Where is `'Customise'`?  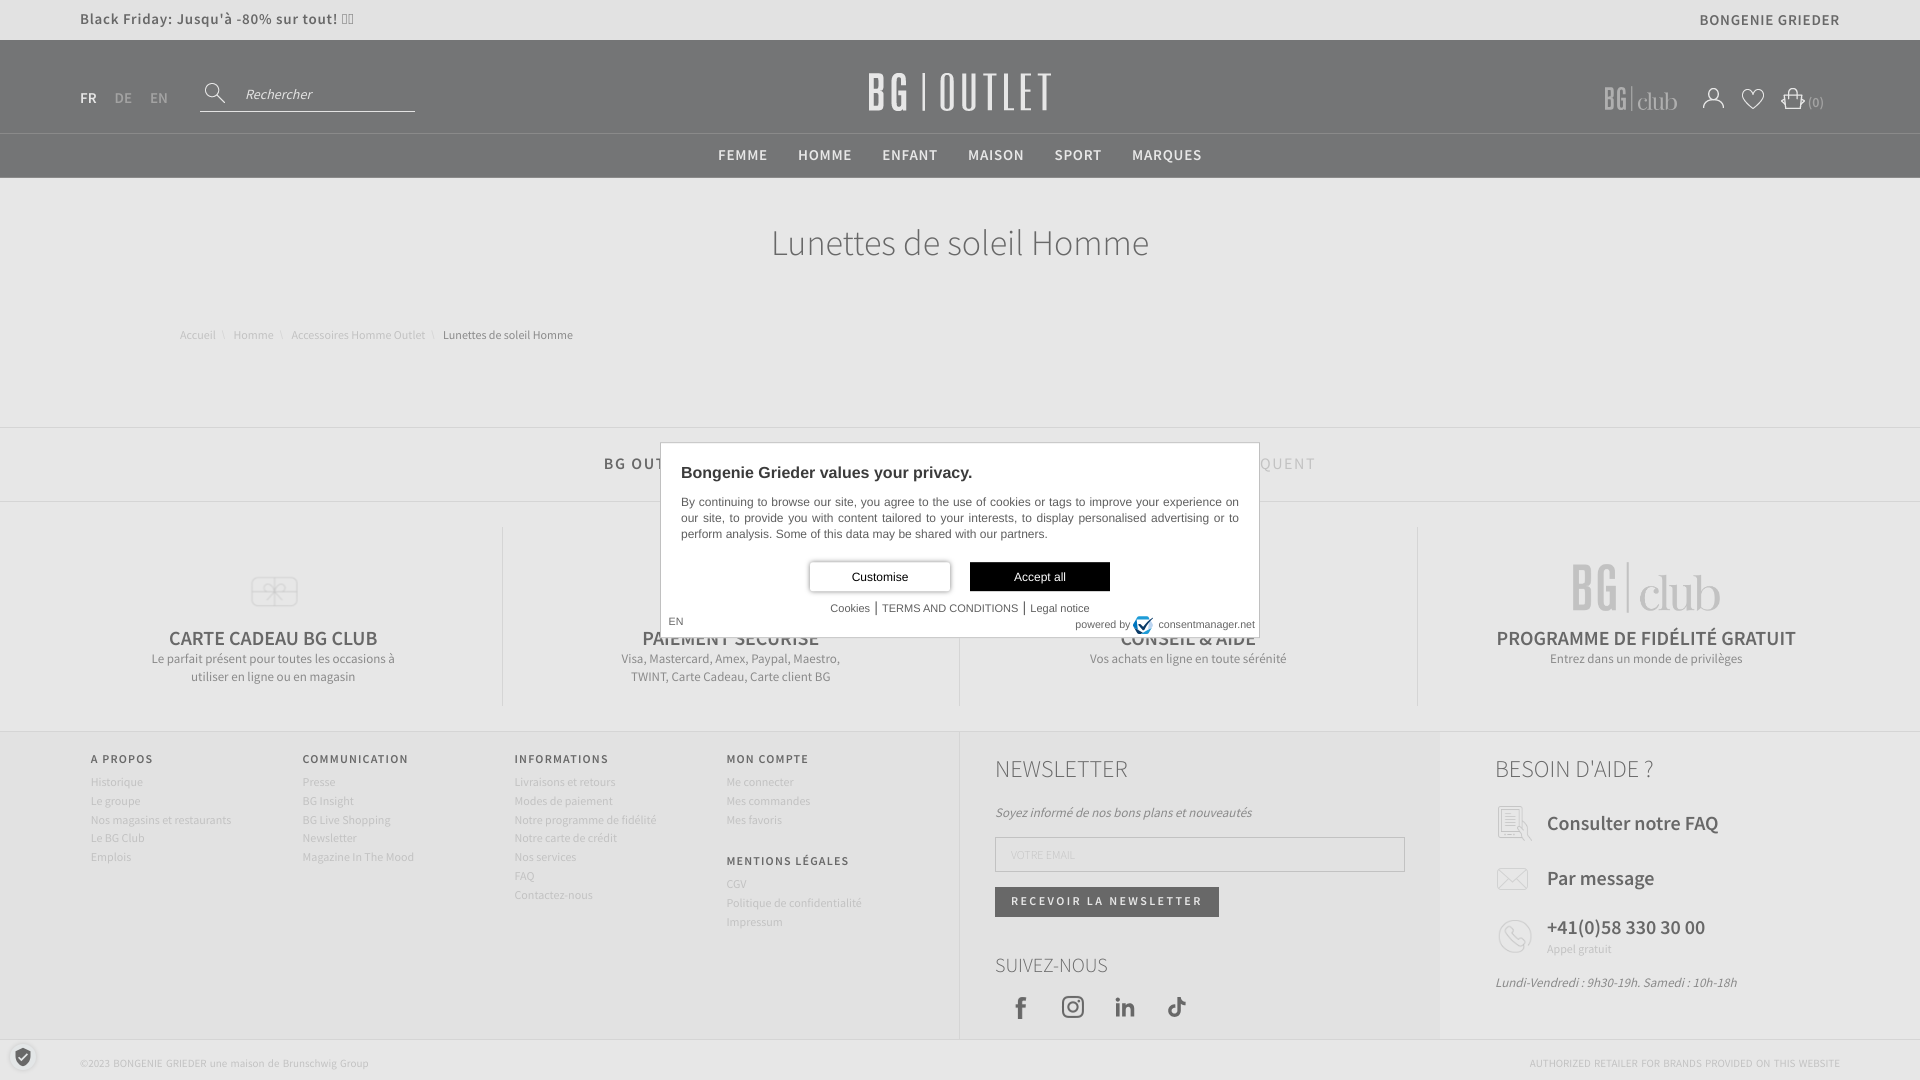 'Customise' is located at coordinates (879, 576).